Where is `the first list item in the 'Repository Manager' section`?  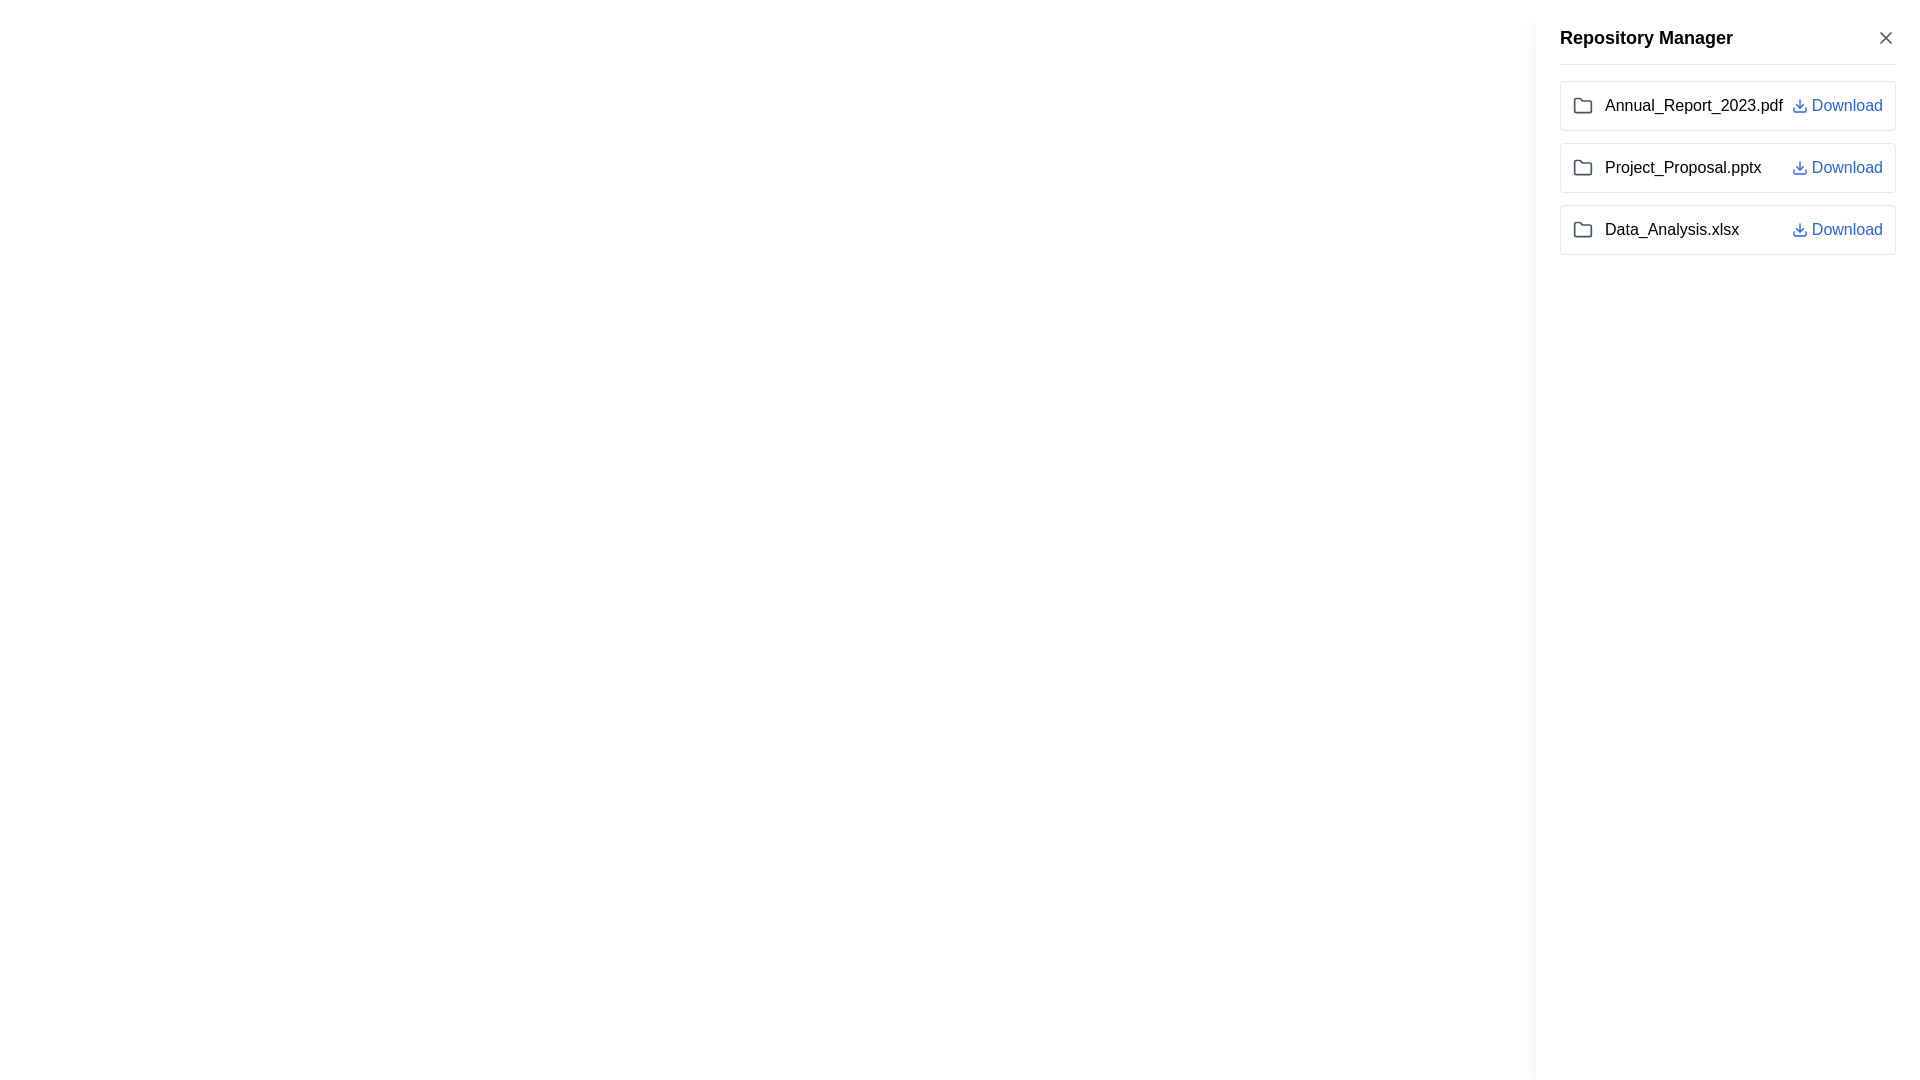
the first list item in the 'Repository Manager' section is located at coordinates (1727, 105).